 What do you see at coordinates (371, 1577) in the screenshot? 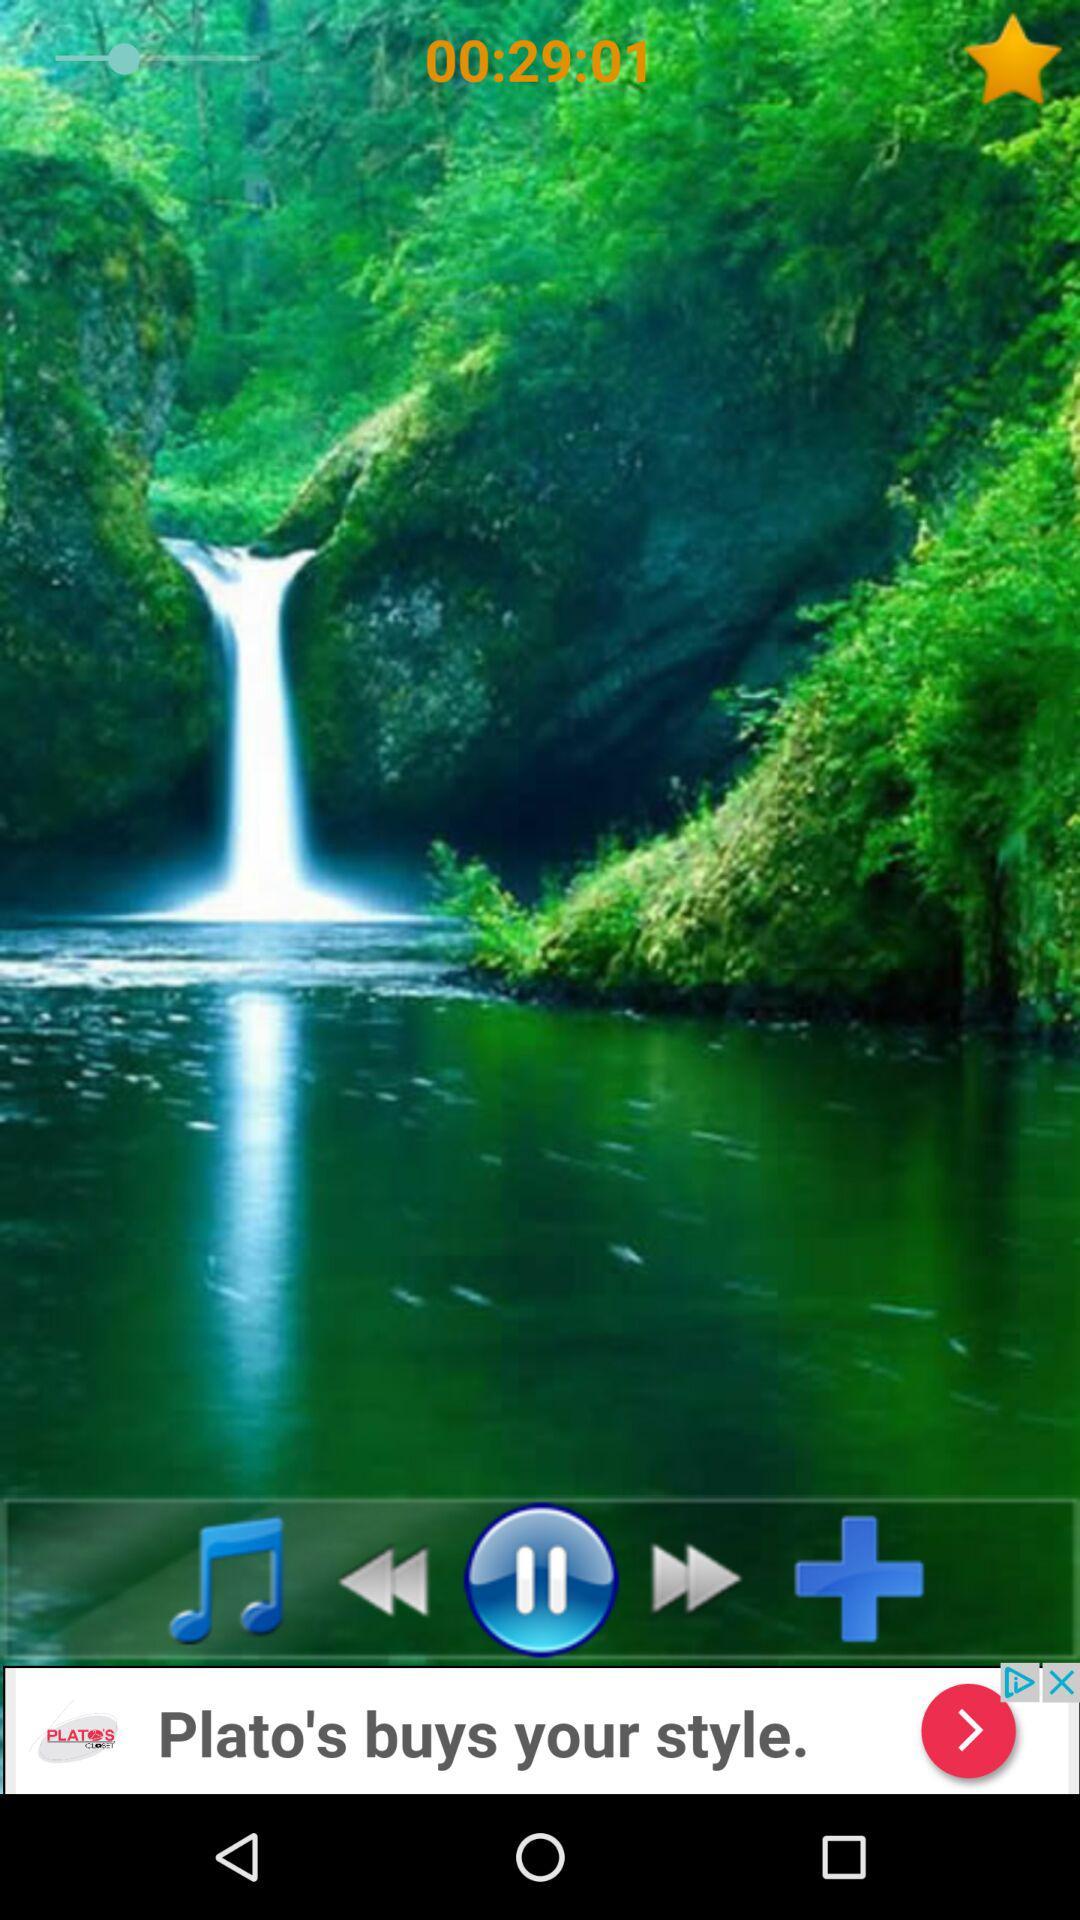
I see `backward icon` at bounding box center [371, 1577].